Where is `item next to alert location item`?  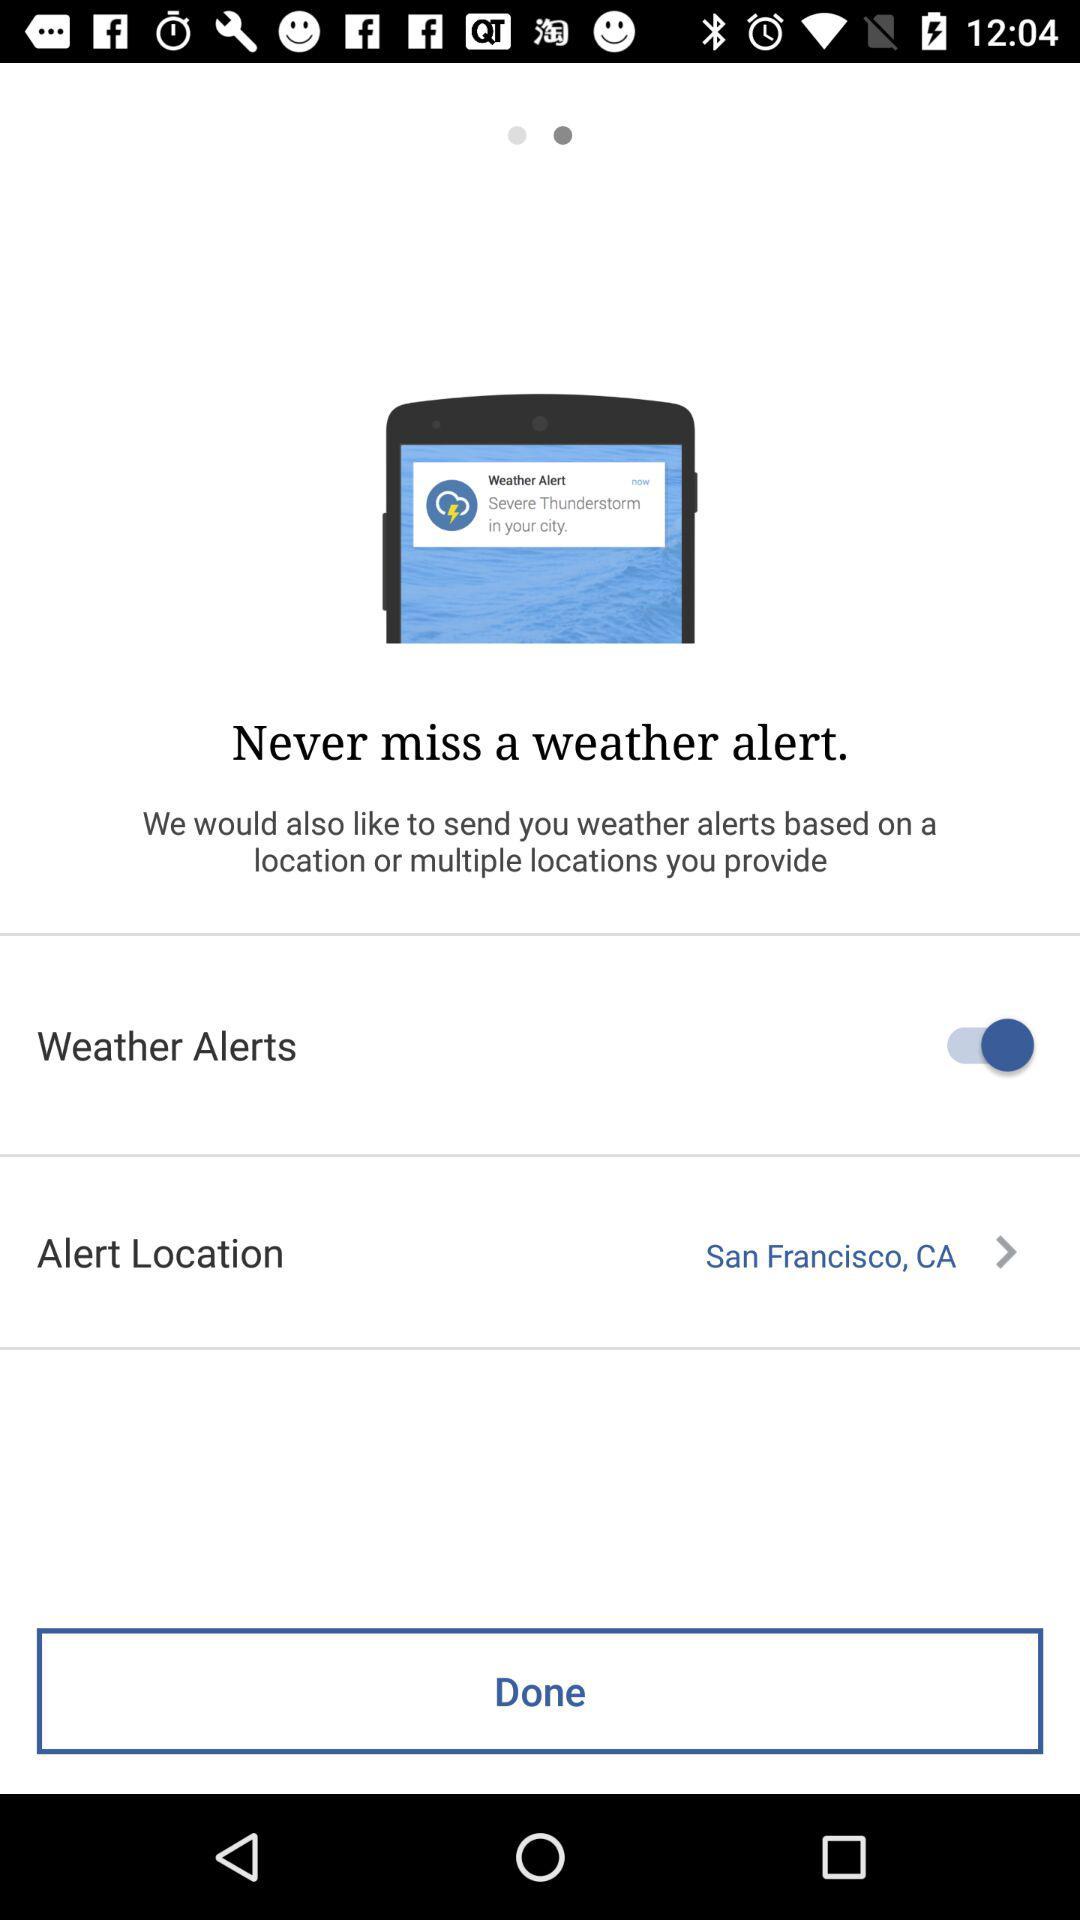
item next to alert location item is located at coordinates (860, 1254).